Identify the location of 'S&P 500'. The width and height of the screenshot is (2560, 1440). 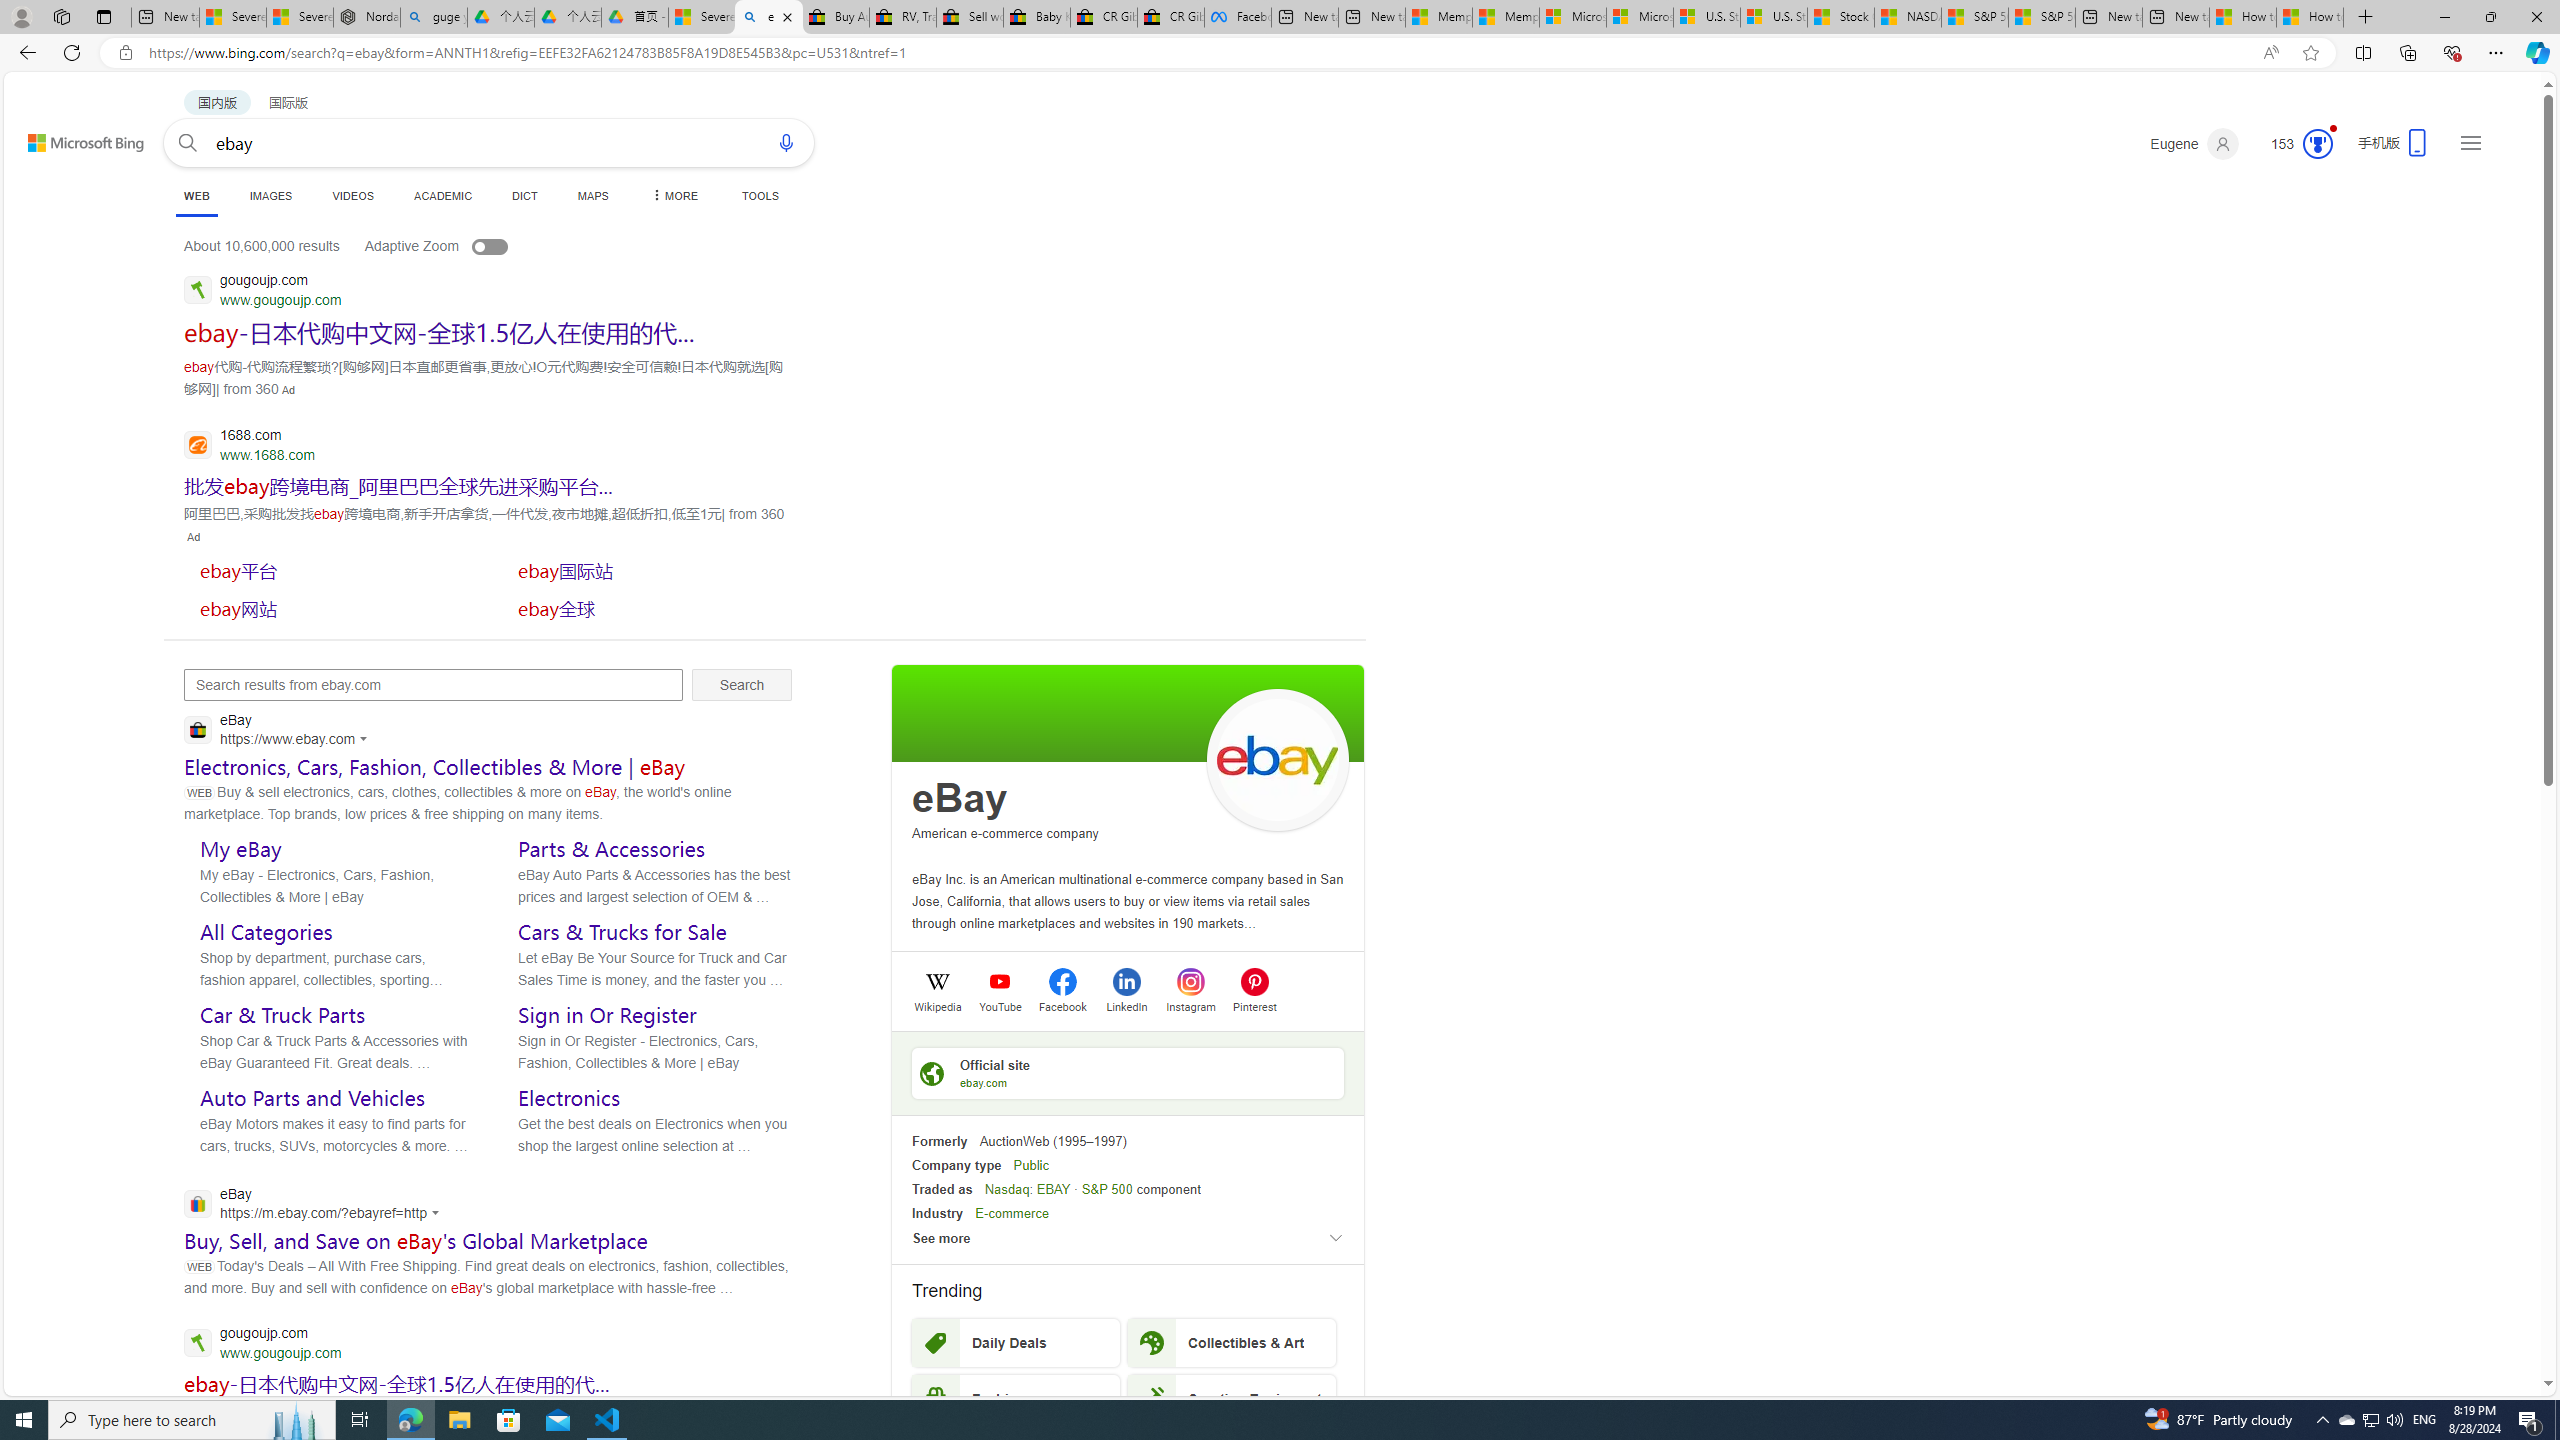
(1106, 1188).